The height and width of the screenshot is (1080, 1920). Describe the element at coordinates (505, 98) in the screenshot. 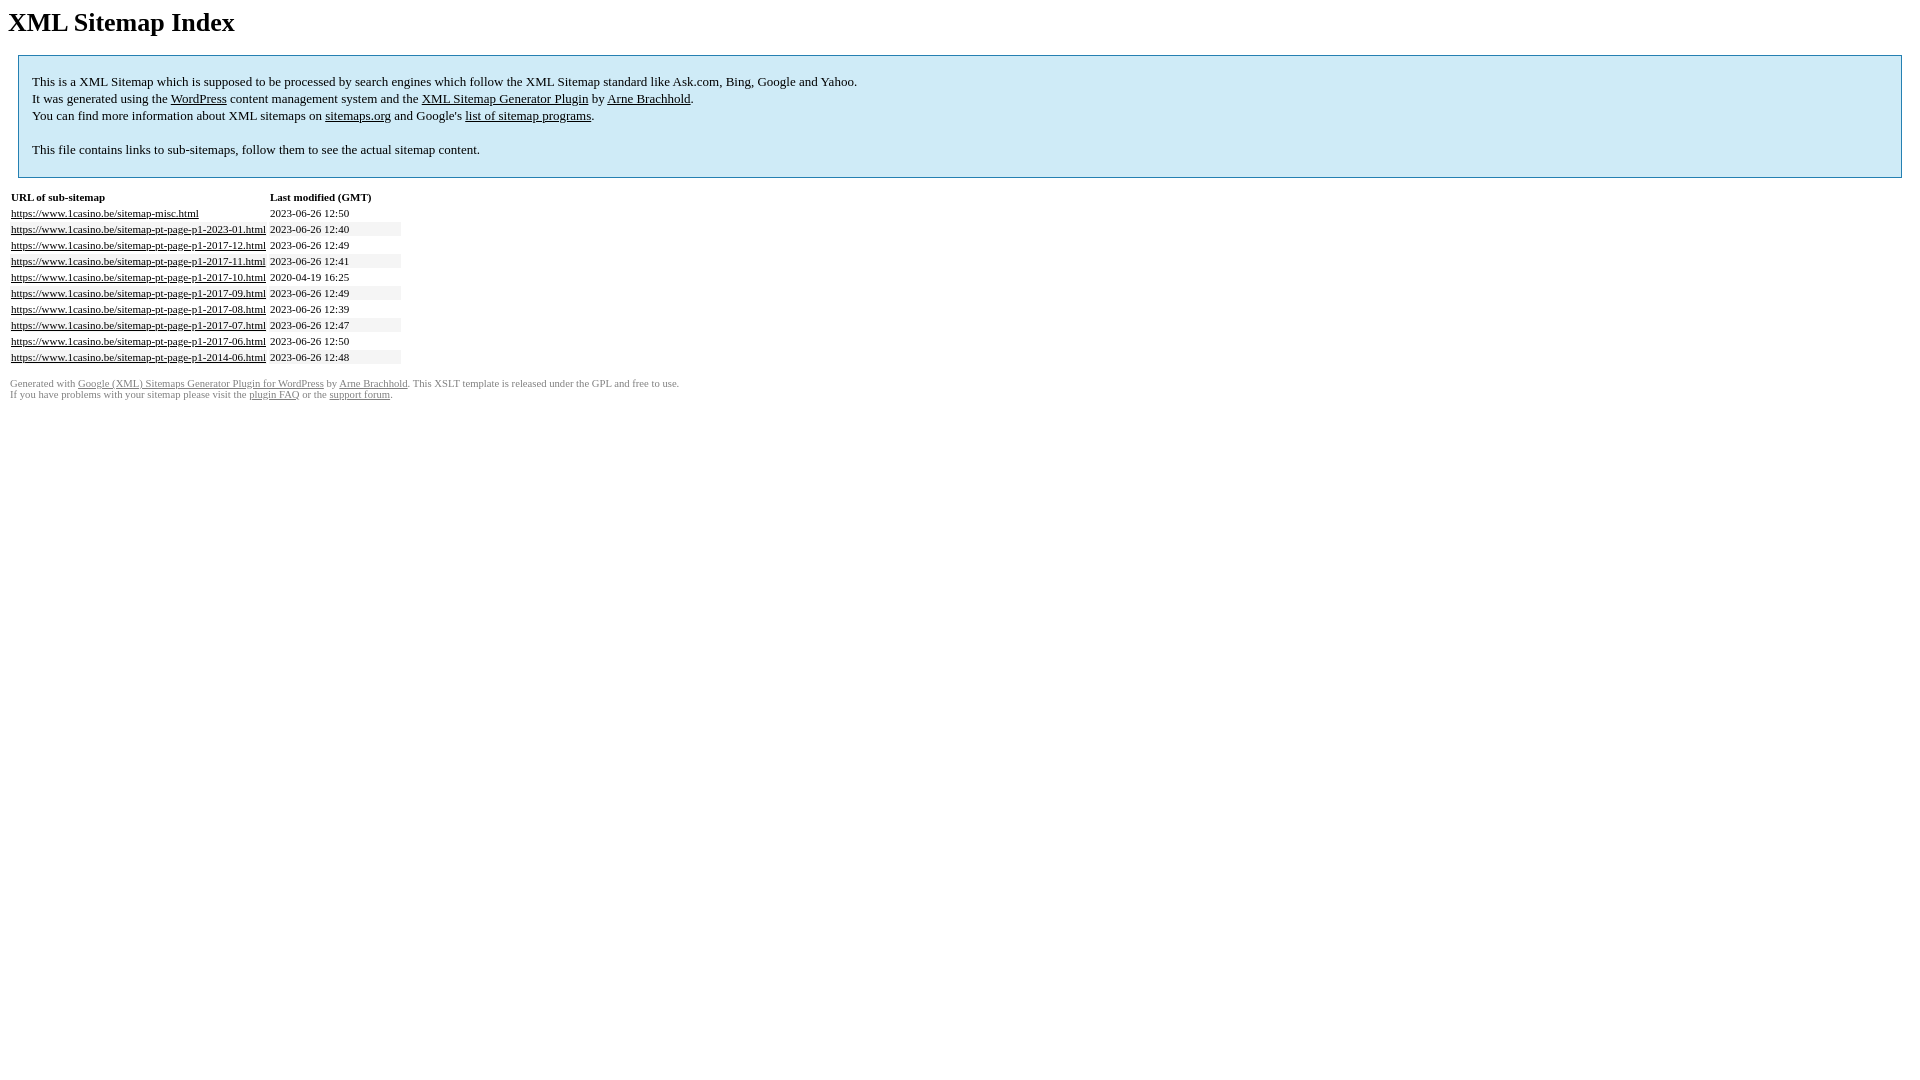

I see `'XML Sitemap Generator Plugin'` at that location.